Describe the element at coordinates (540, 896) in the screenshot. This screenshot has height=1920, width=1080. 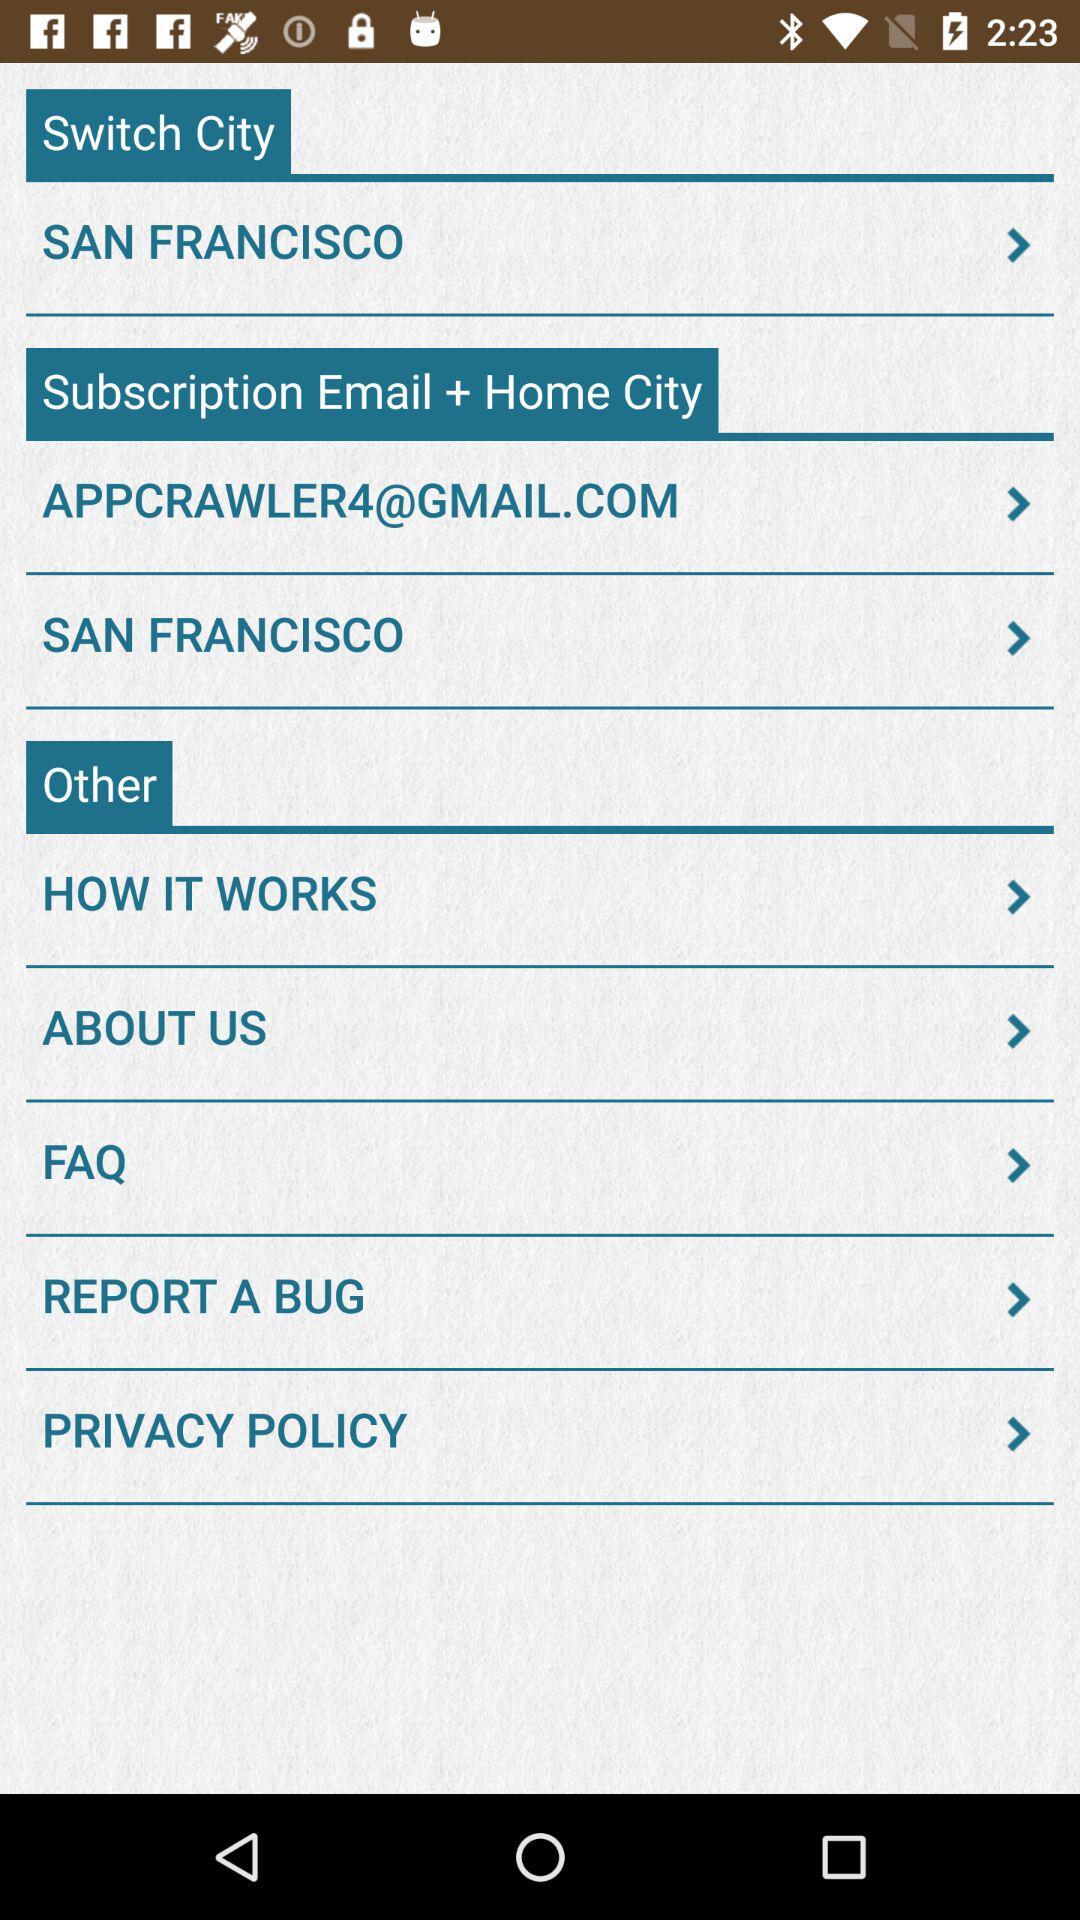
I see `the how it works item` at that location.